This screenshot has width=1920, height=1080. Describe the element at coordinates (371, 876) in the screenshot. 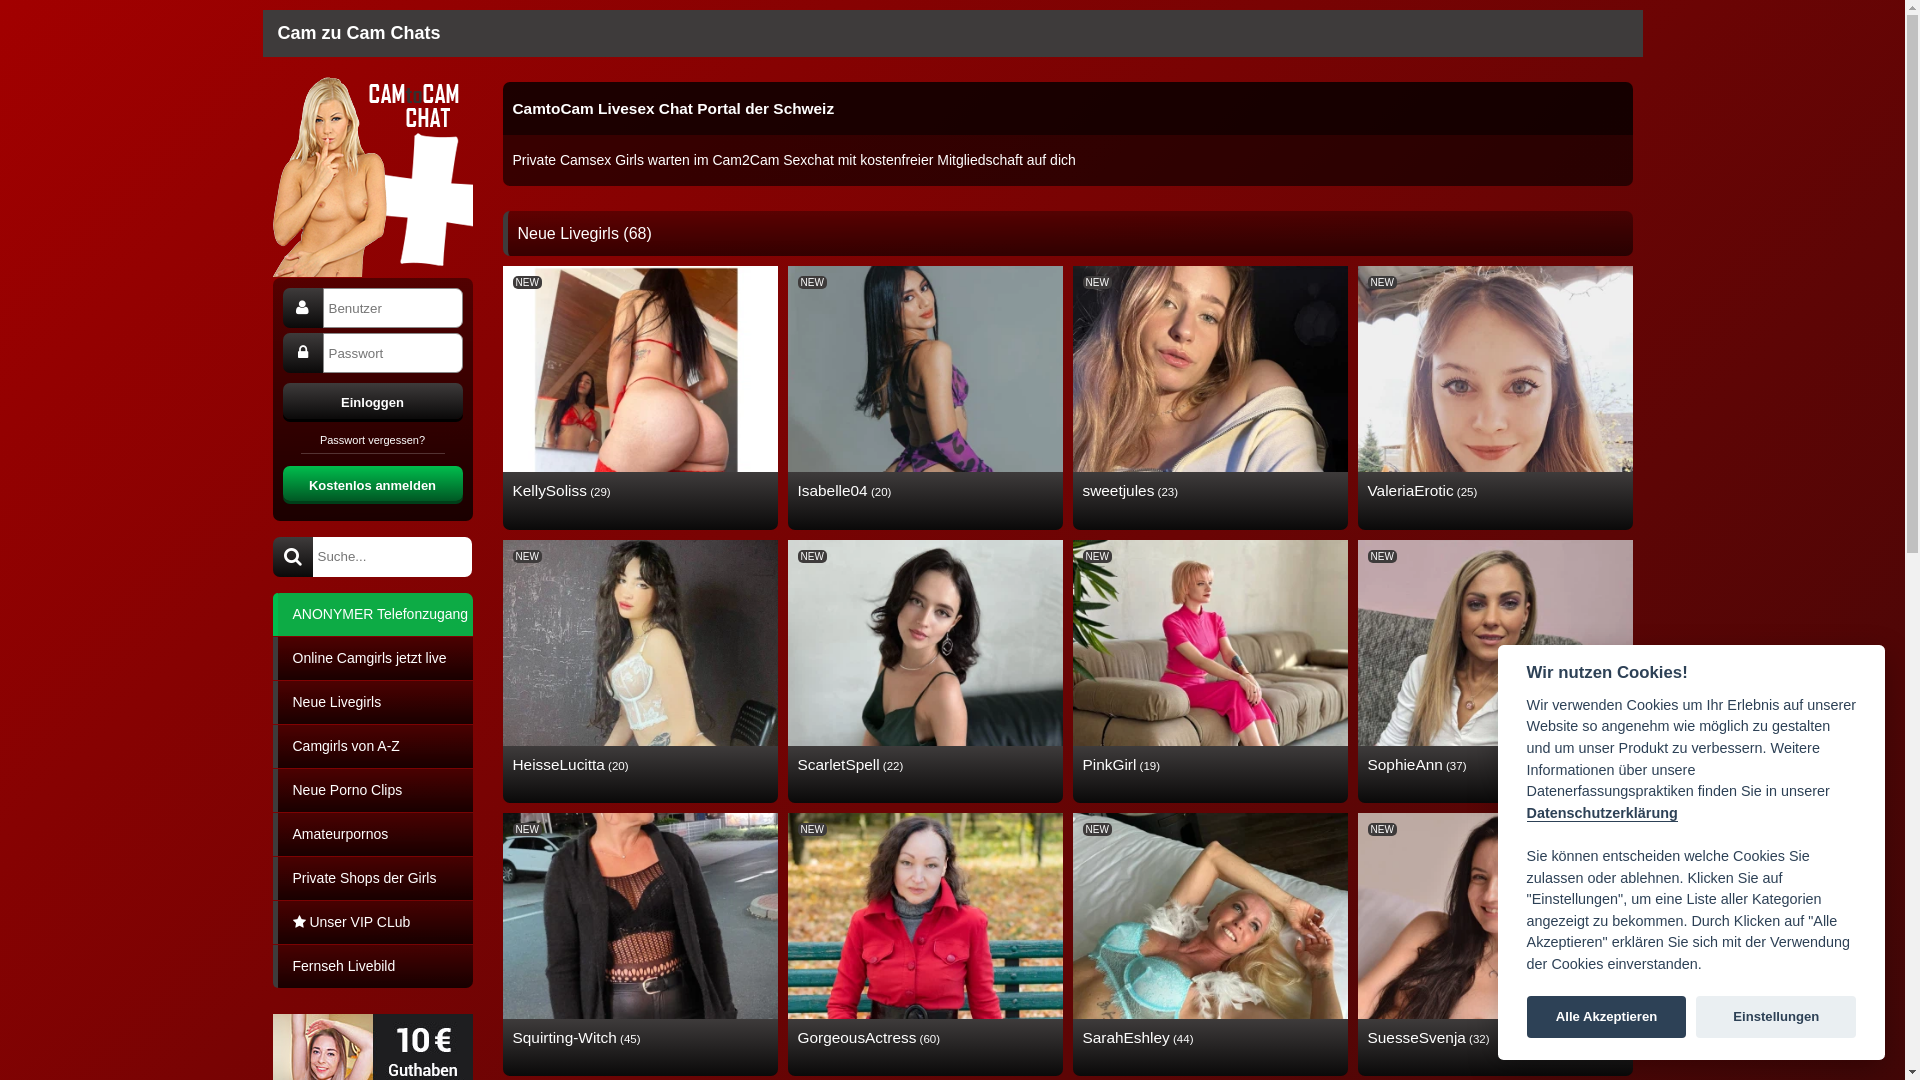

I see `'Private Shops der Girls'` at that location.